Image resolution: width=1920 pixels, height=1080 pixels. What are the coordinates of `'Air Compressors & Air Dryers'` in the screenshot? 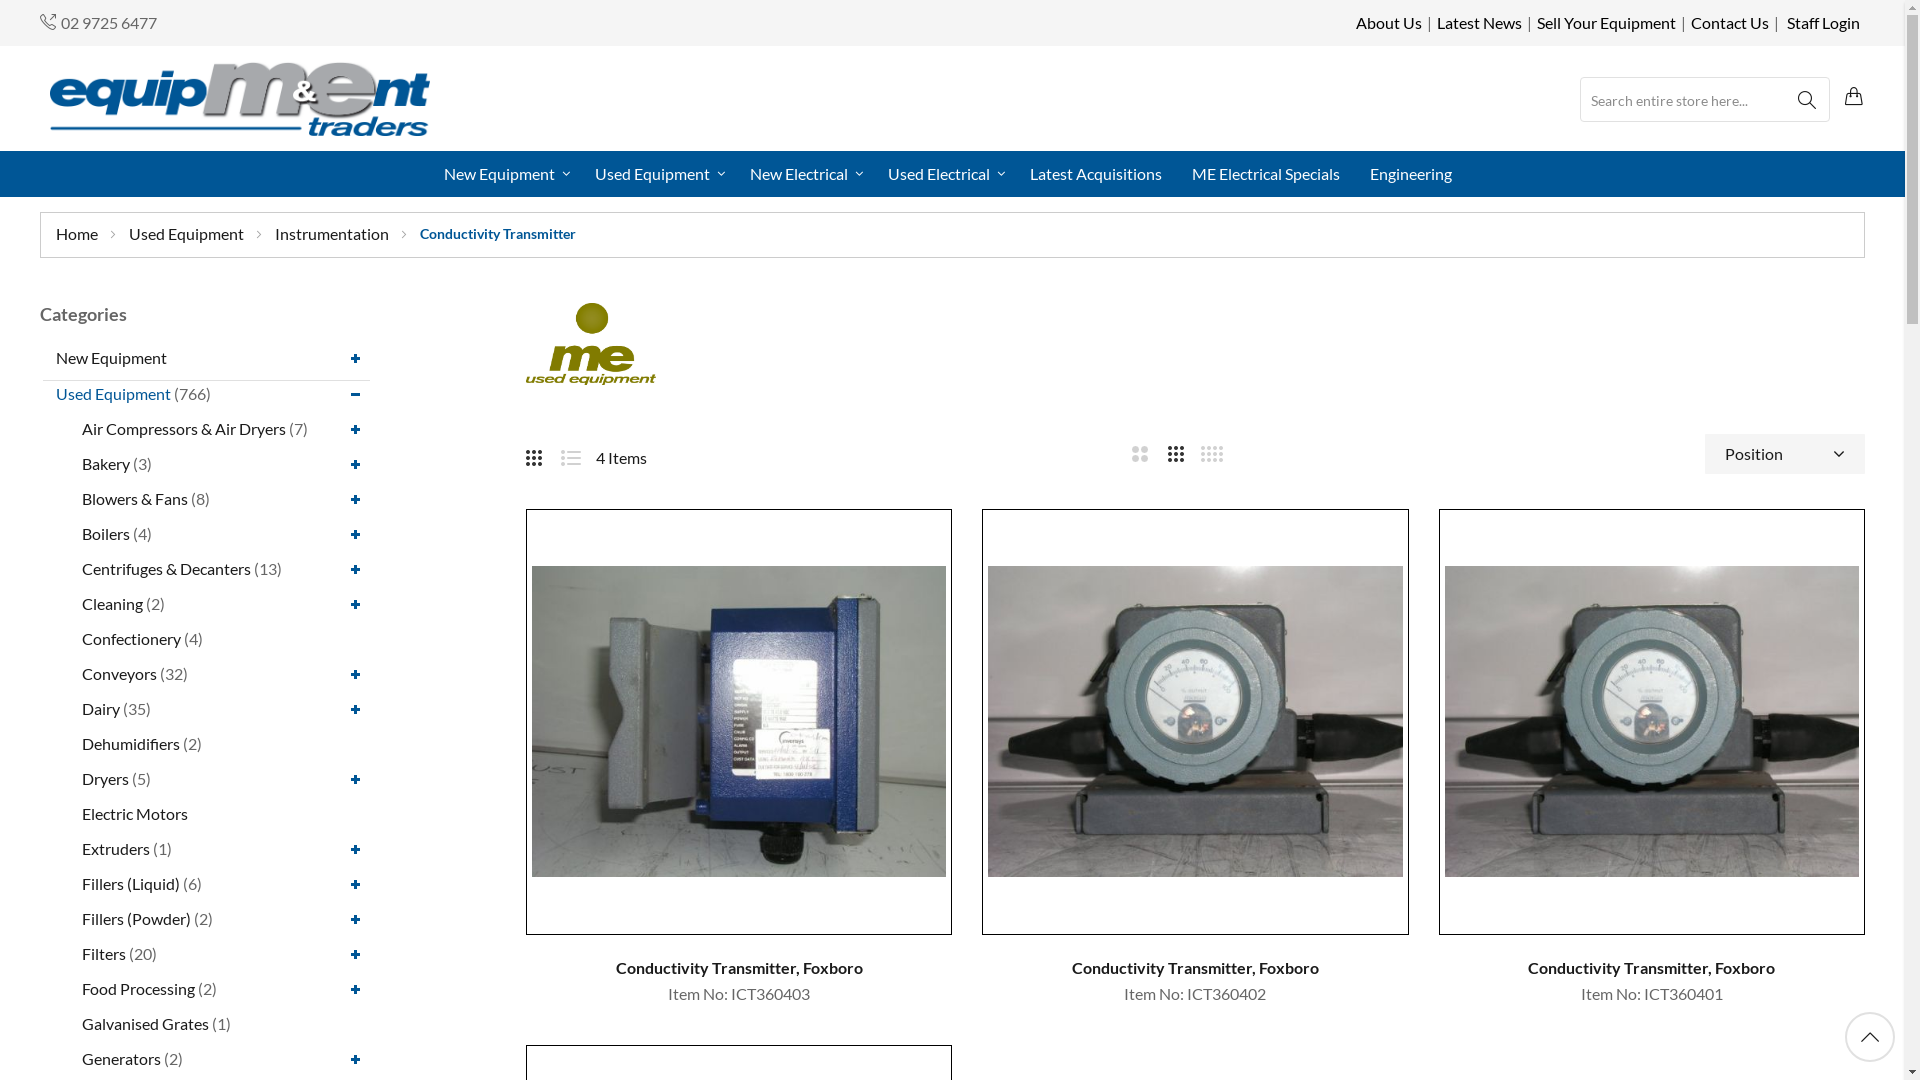 It's located at (80, 426).